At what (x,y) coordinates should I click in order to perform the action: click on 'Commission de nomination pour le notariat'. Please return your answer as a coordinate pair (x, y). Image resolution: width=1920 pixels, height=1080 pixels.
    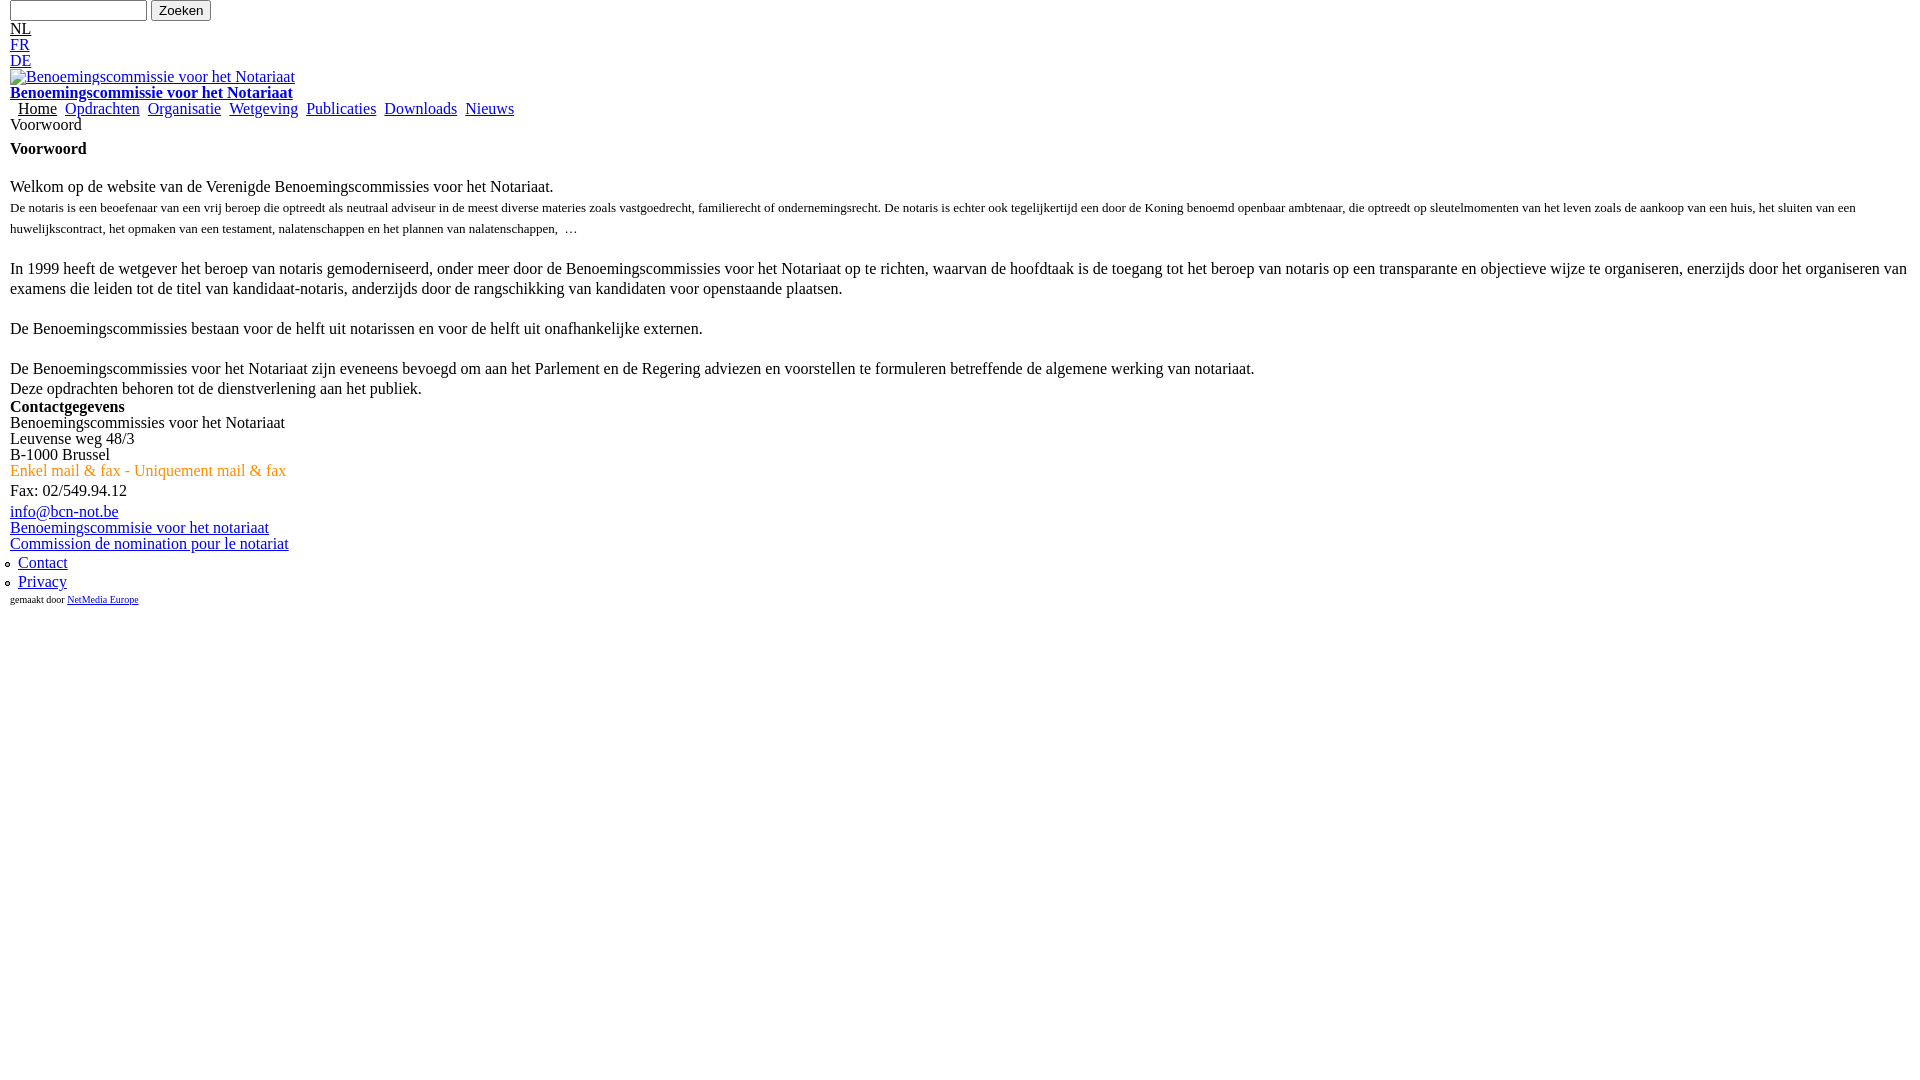
    Looking at the image, I should click on (148, 543).